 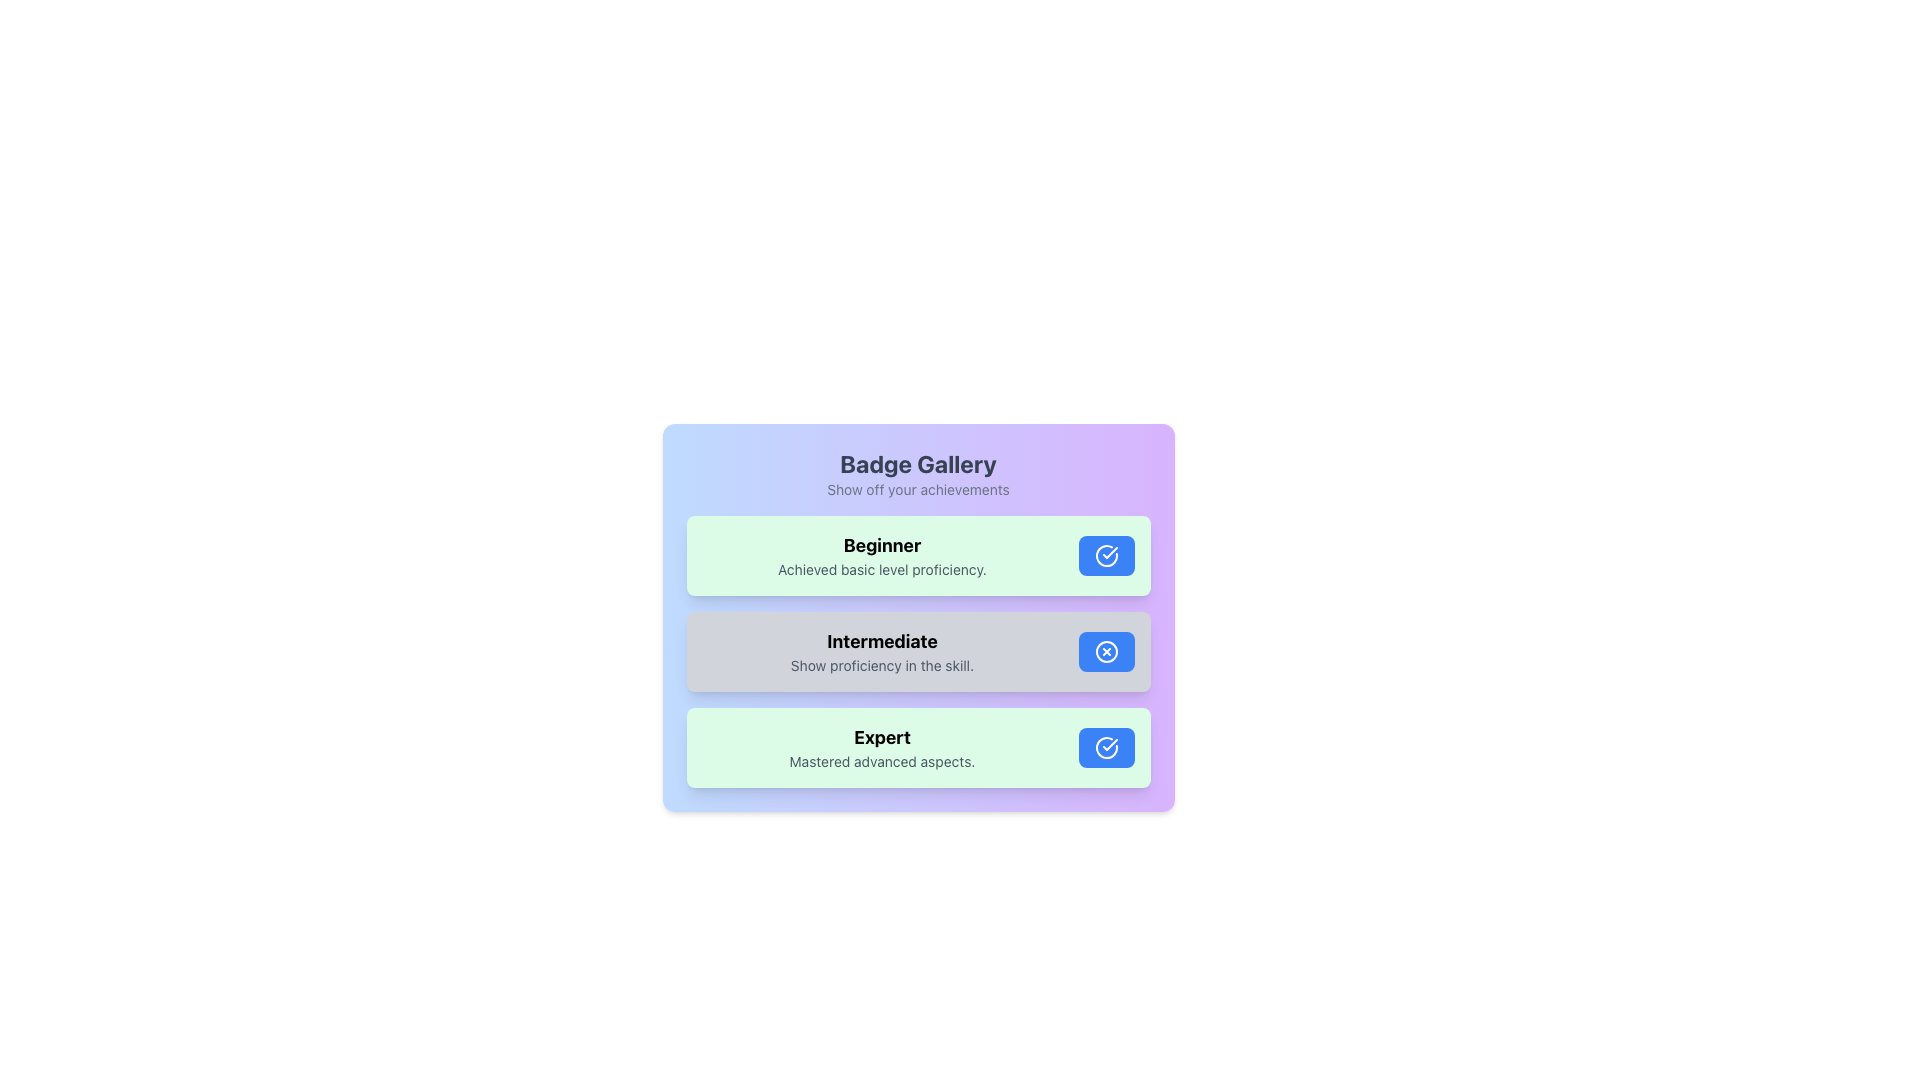 What do you see at coordinates (881, 737) in the screenshot?
I see `the 'Expert' level badge title text, which is prominently displayed in the third row of the achievement list, above the descriptive text, aligning with the titles of 'Beginner' and 'Intermediate'` at bounding box center [881, 737].